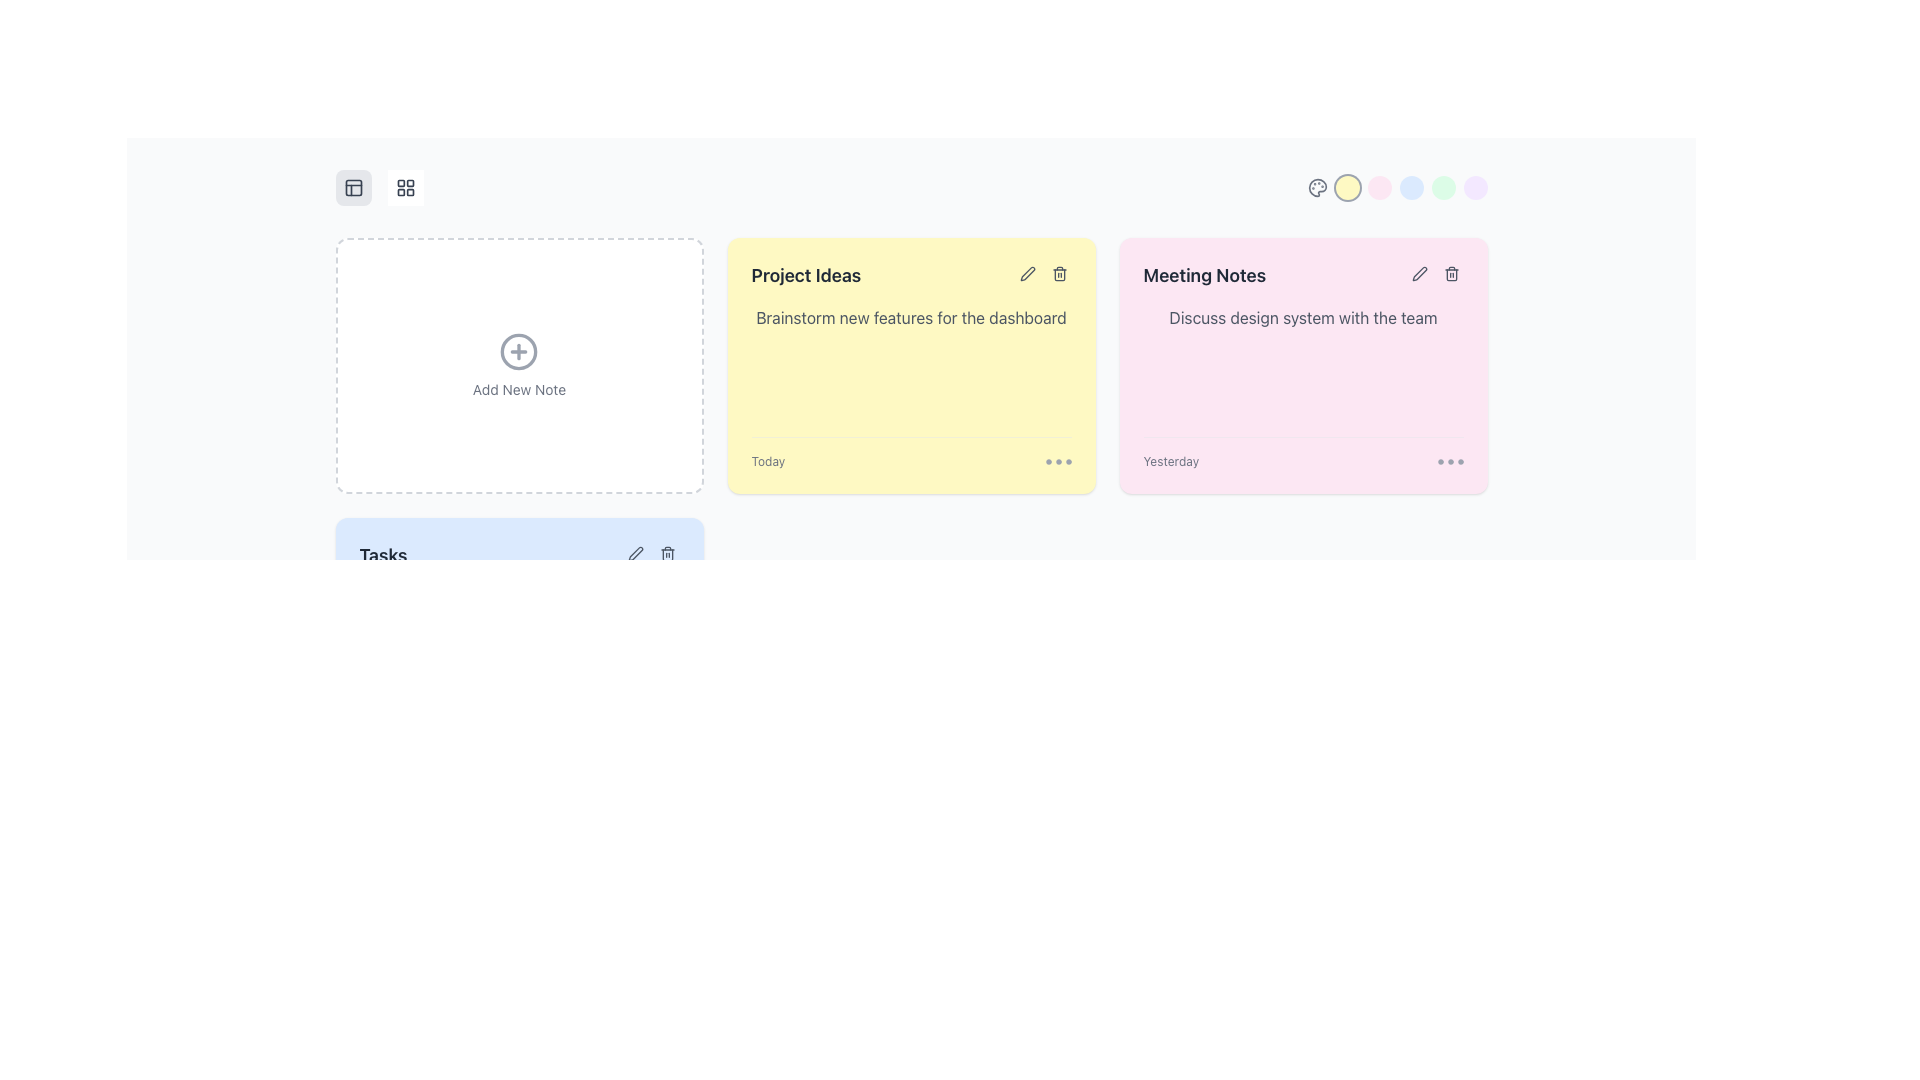  What do you see at coordinates (667, 554) in the screenshot?
I see `the circular delete button with a trashcan icon located to the far right next to the 'Edit' button in the 'Tasks' section` at bounding box center [667, 554].